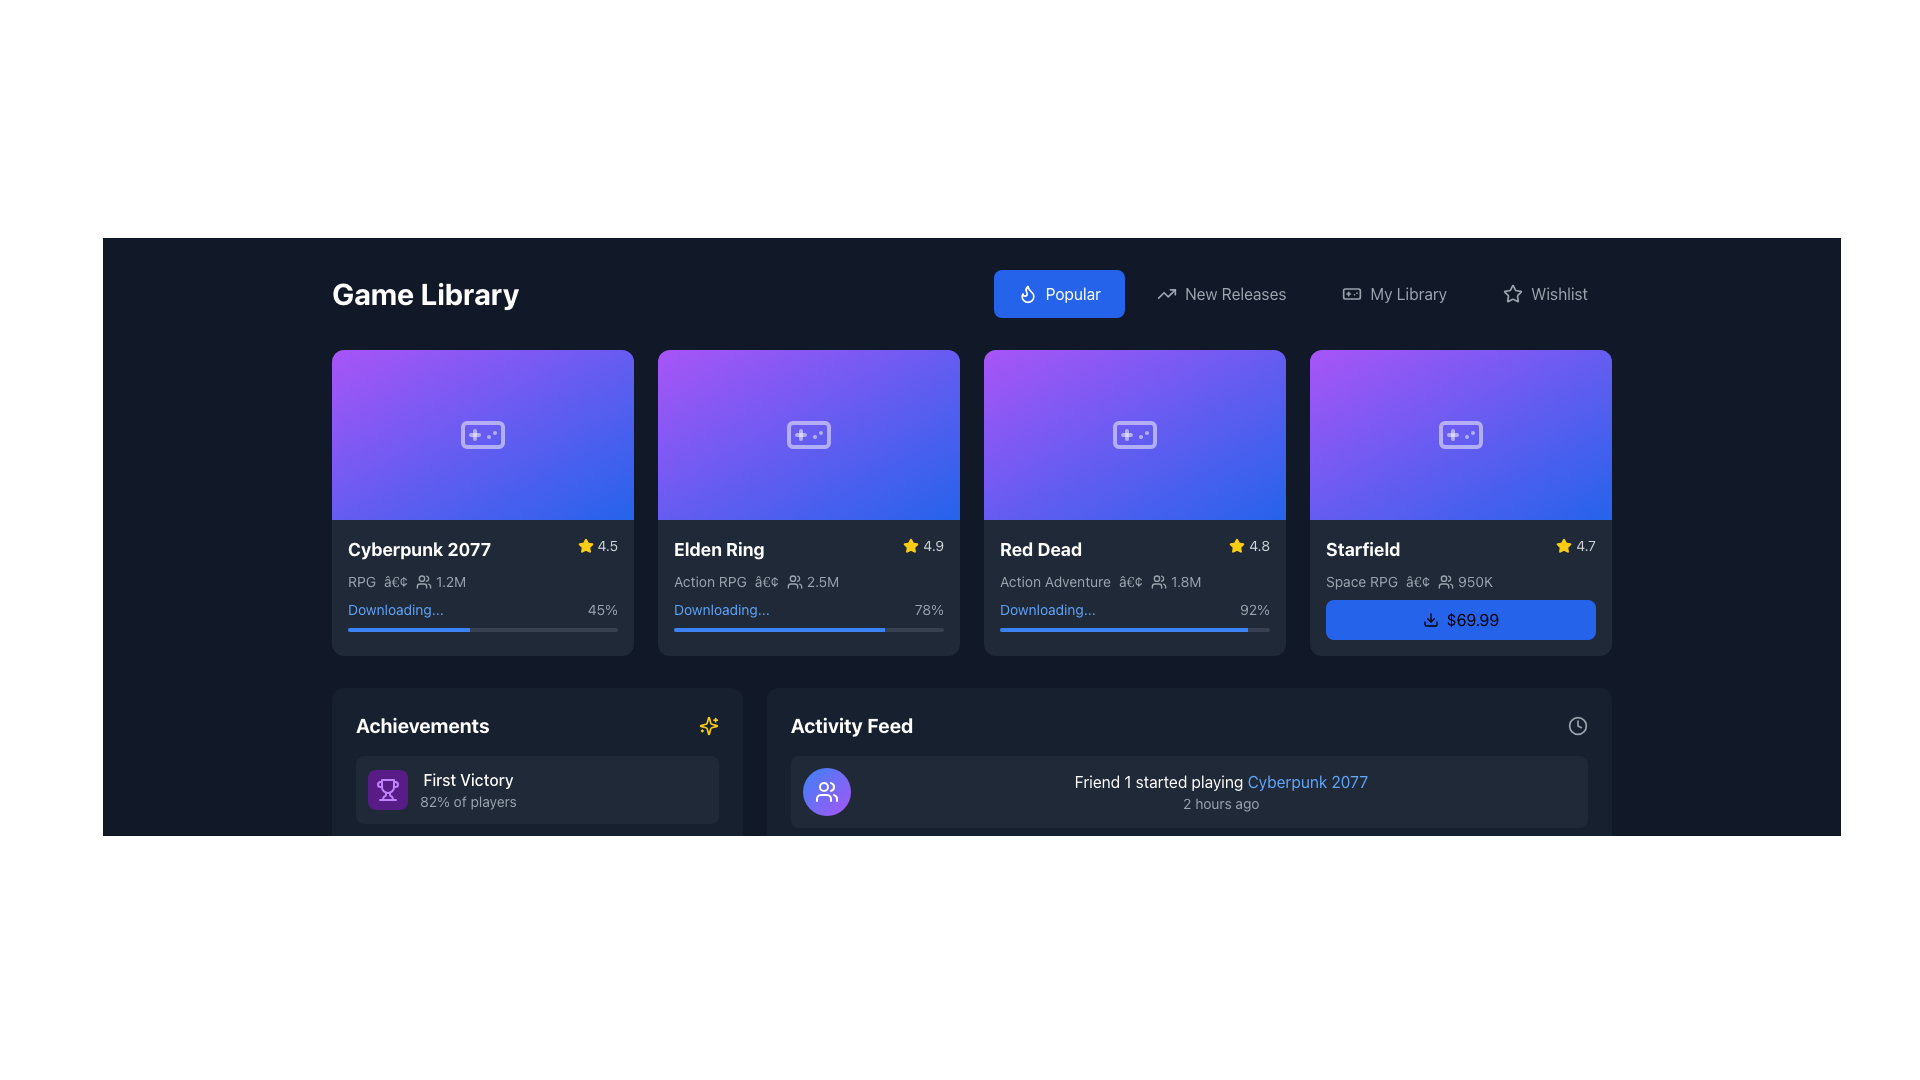 The width and height of the screenshot is (1920, 1080). I want to click on the 'New Releases' text label located in the top bar of the interface, styled in light-gray text on a dark background, so click(1234, 293).